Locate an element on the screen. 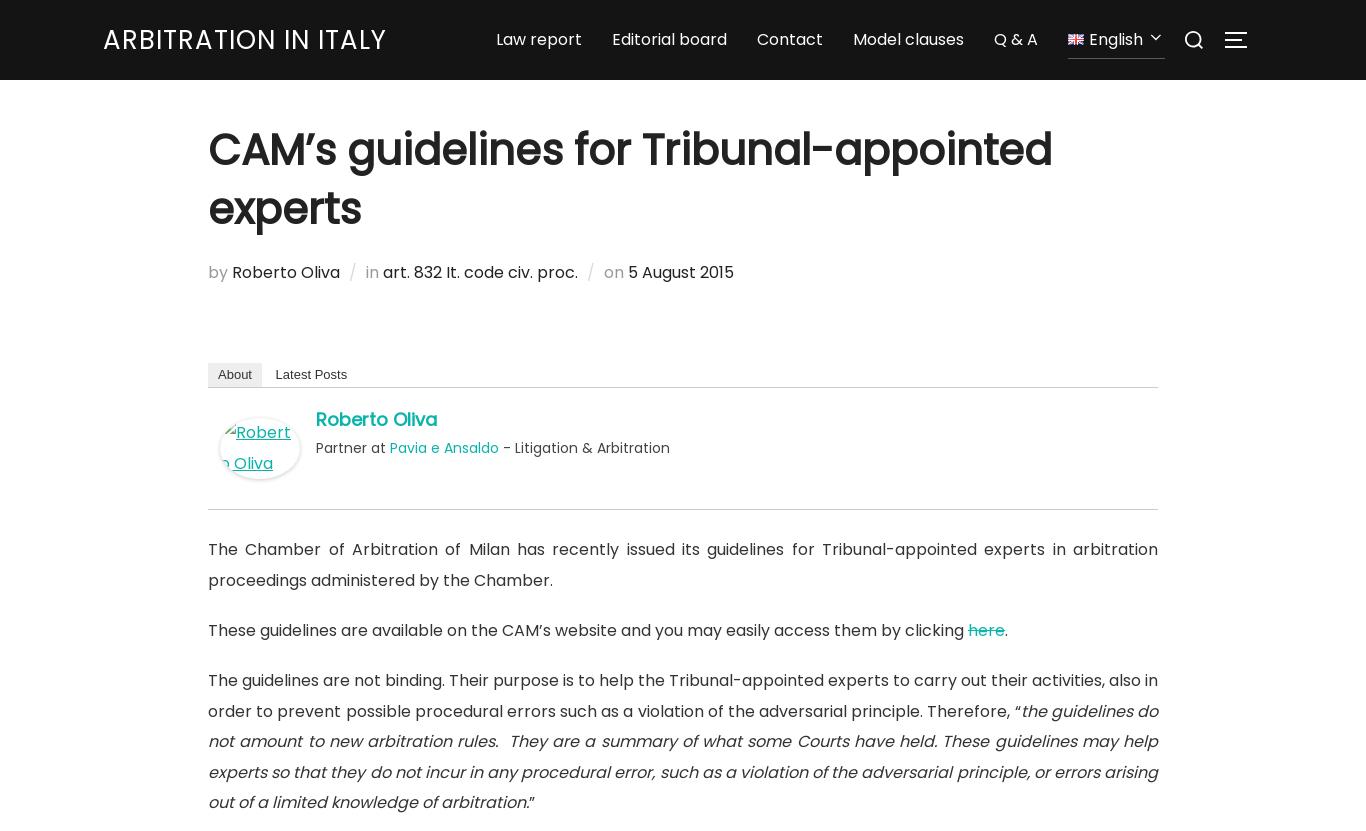 This screenshot has height=831, width=1366. 'English' is located at coordinates (1087, 42).